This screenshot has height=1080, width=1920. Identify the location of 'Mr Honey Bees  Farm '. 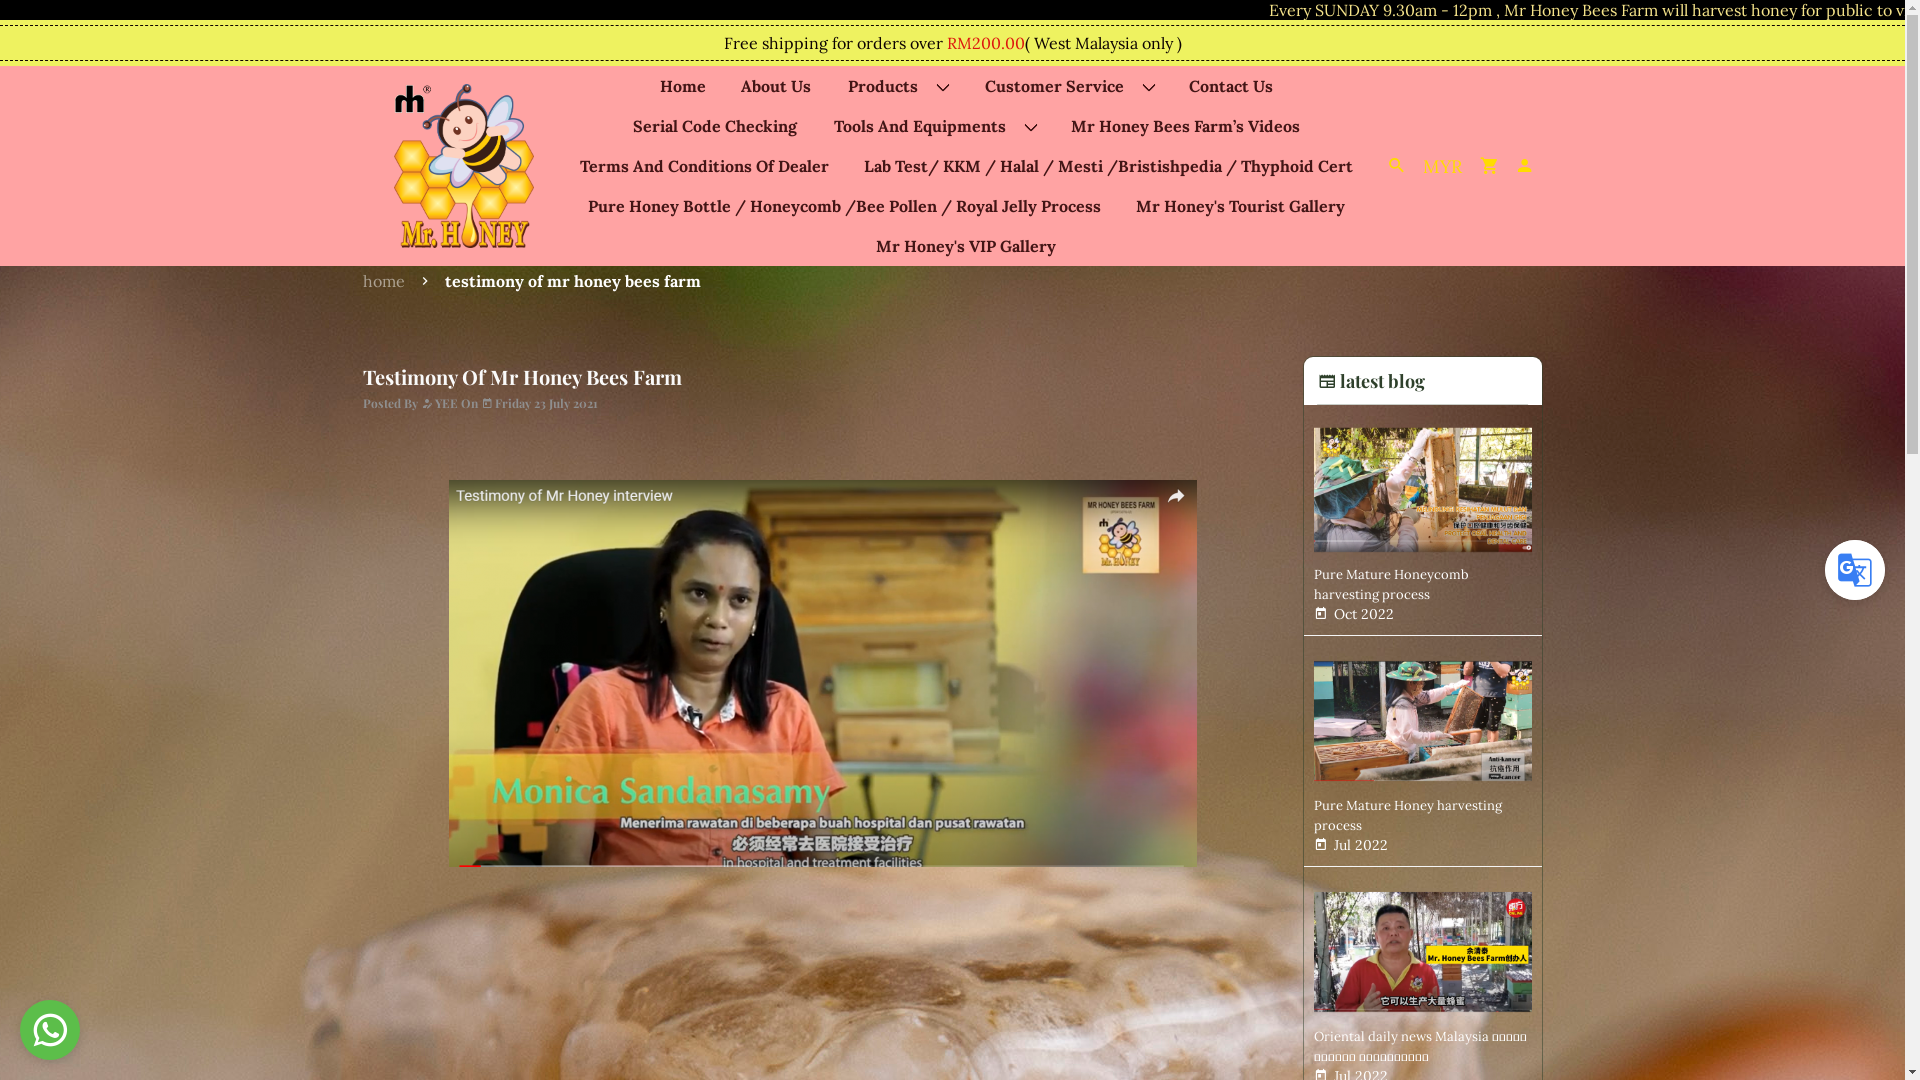
(463, 165).